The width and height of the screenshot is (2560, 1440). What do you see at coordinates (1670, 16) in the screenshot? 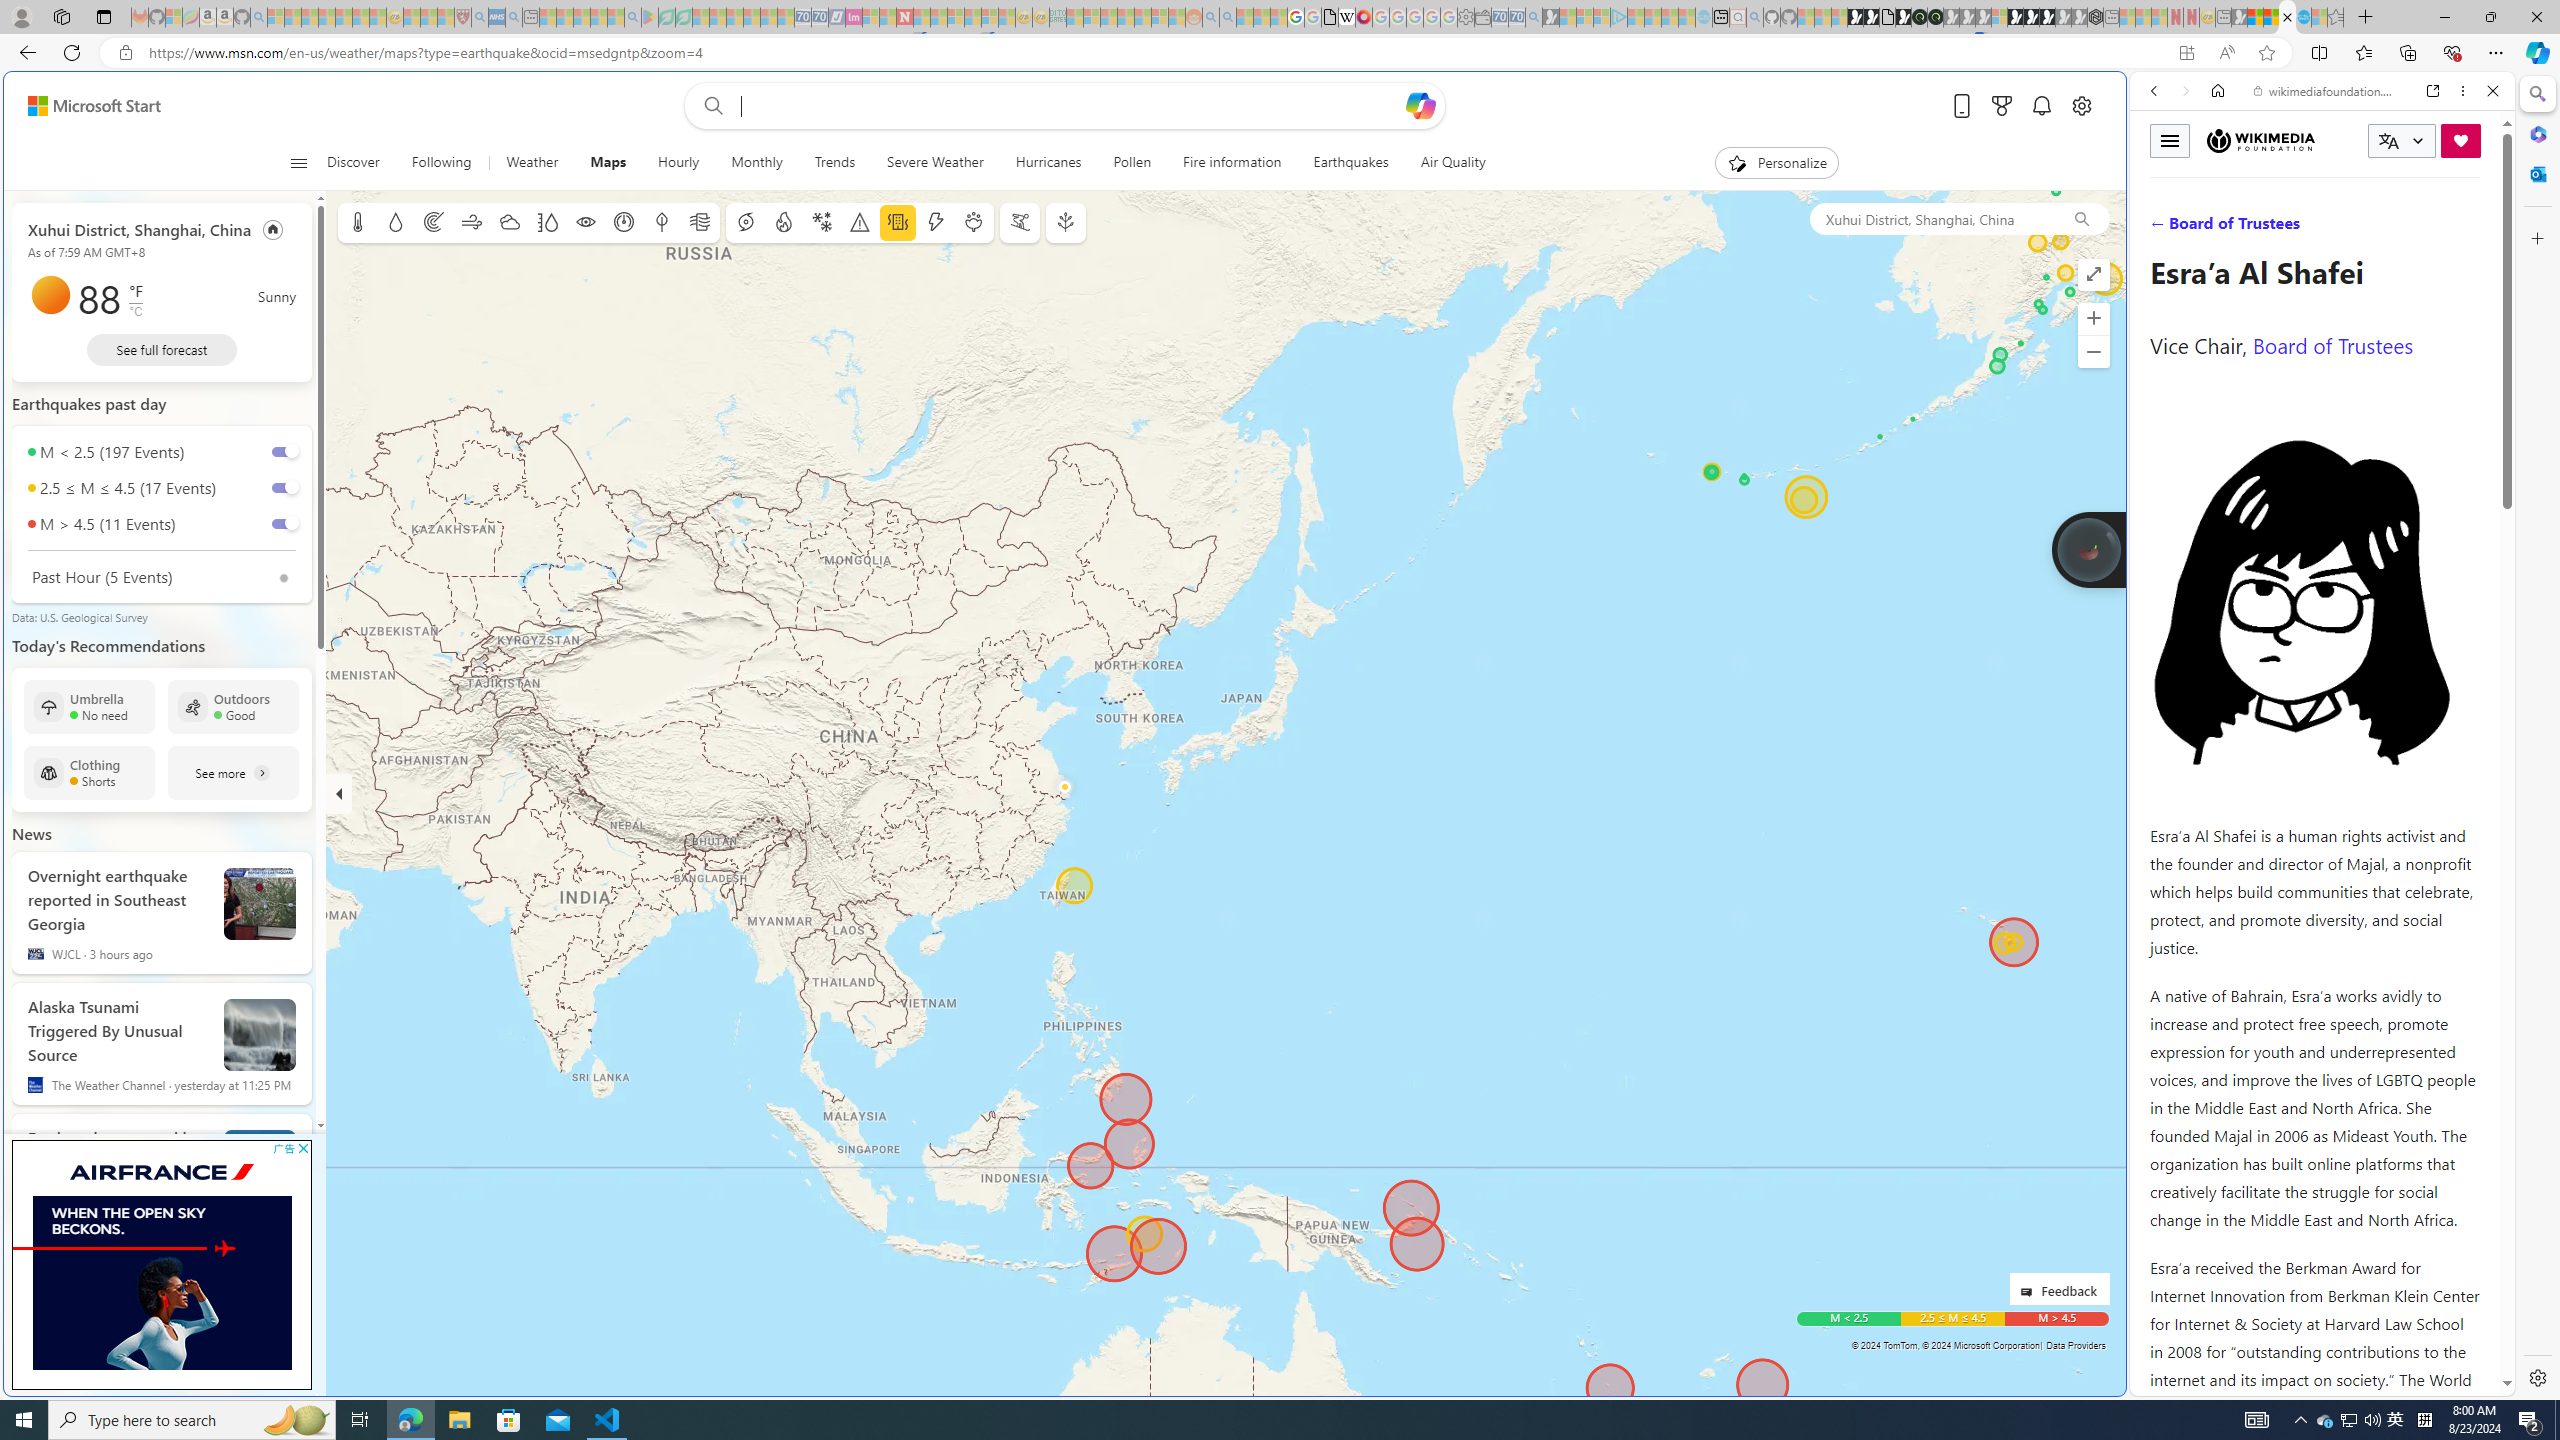
I see `'Microsoft Start - Sleeping'` at bounding box center [1670, 16].